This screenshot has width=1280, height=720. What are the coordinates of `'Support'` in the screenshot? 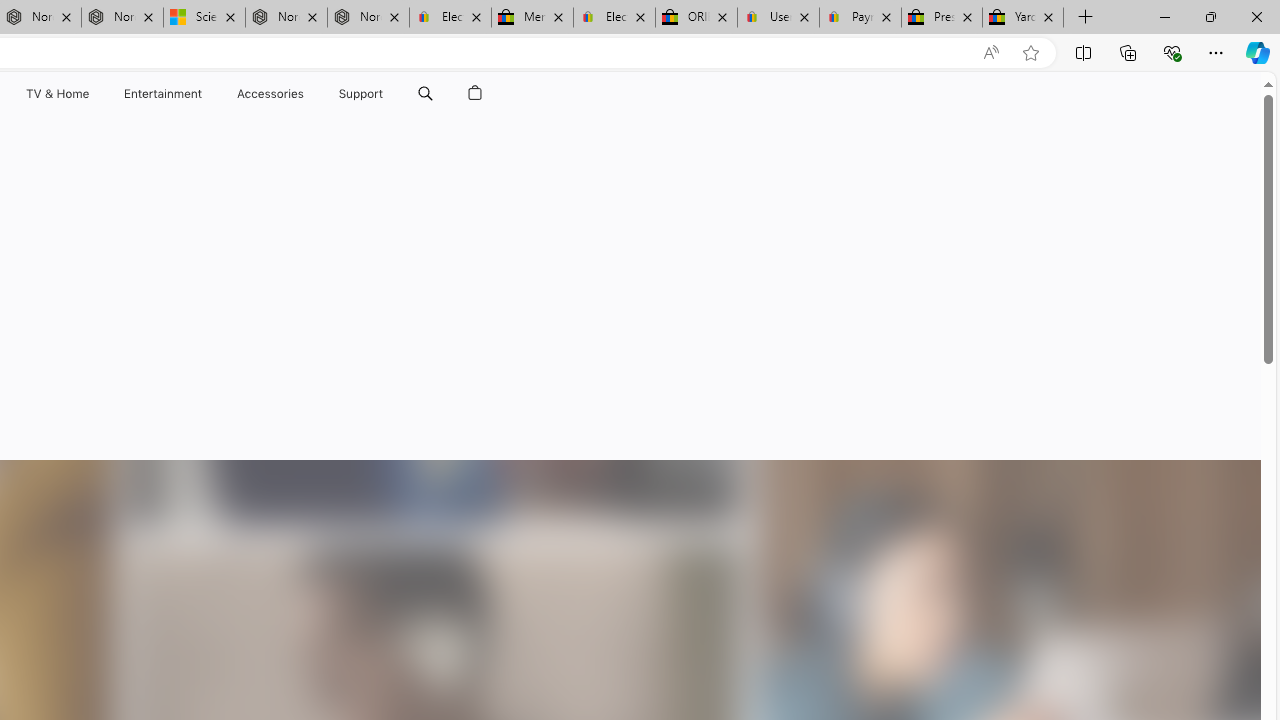 It's located at (361, 93).